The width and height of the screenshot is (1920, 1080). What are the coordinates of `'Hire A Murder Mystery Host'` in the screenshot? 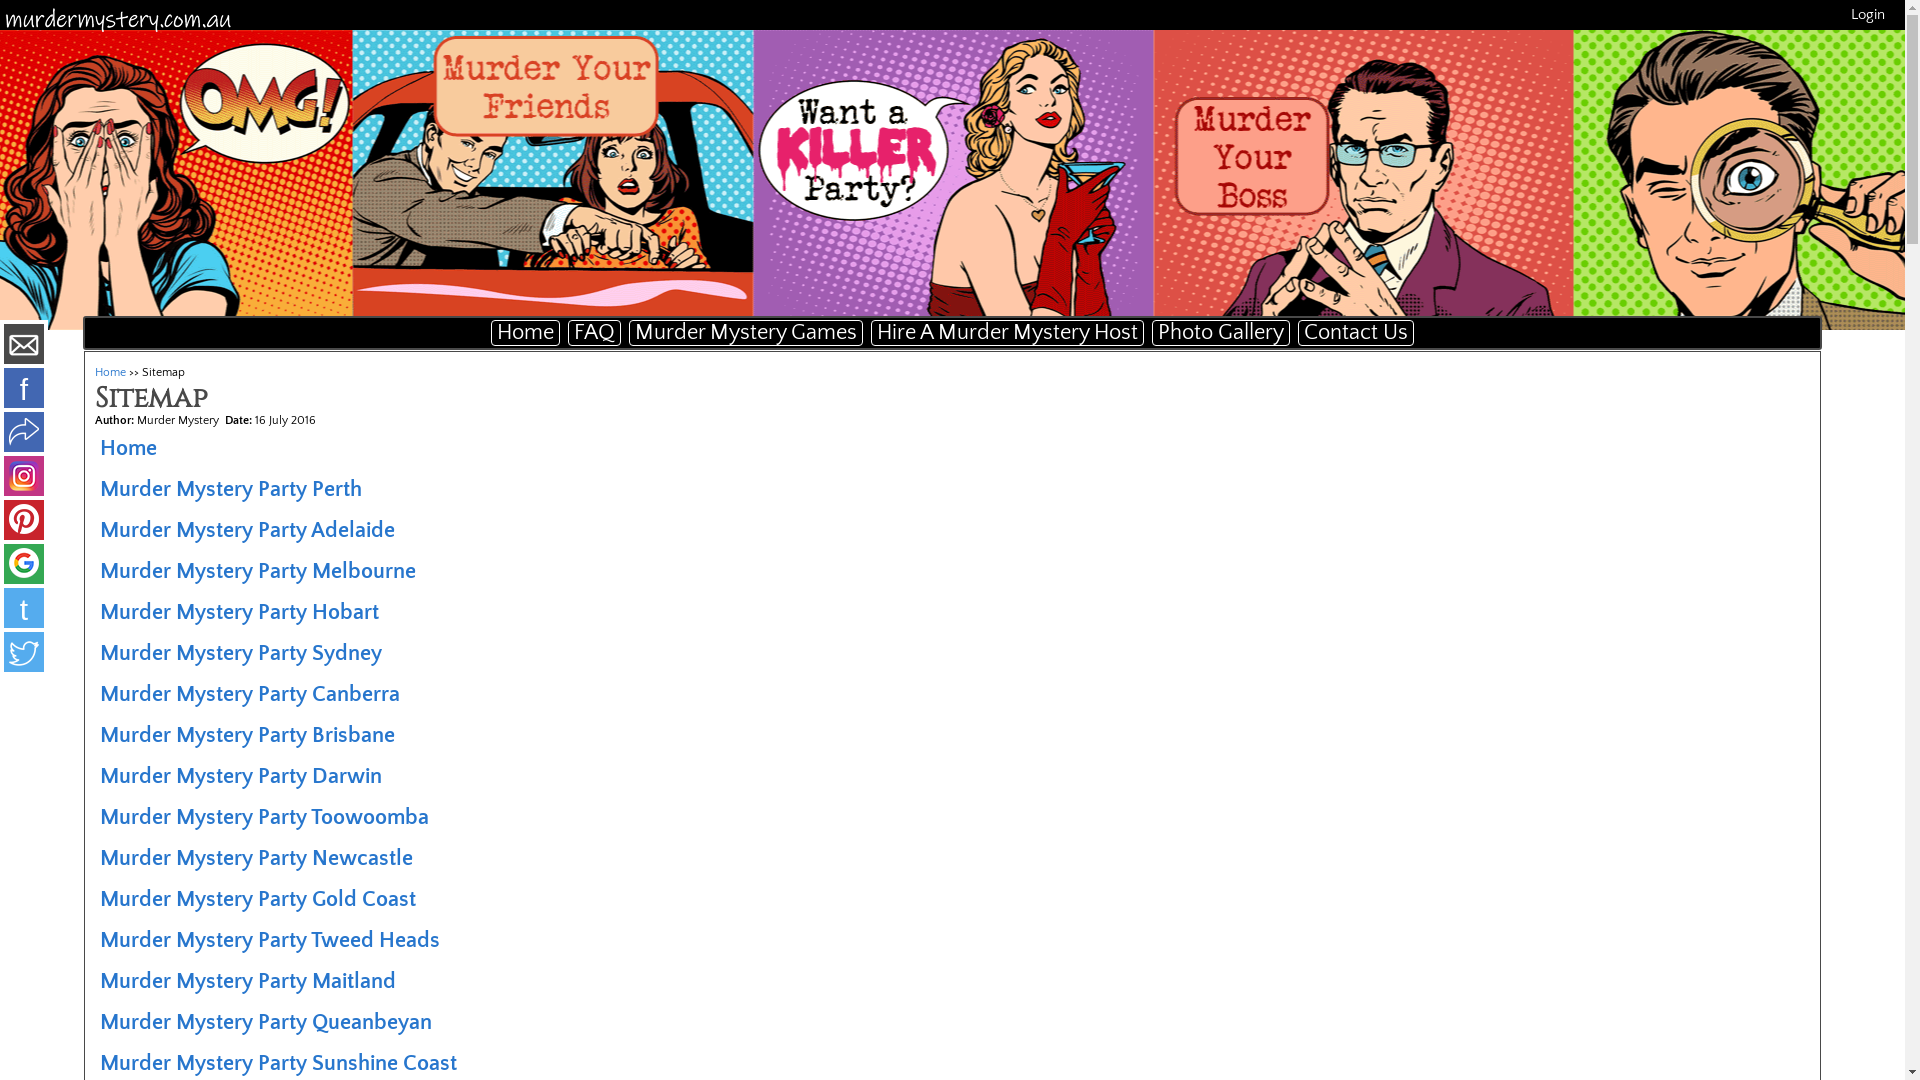 It's located at (1007, 331).